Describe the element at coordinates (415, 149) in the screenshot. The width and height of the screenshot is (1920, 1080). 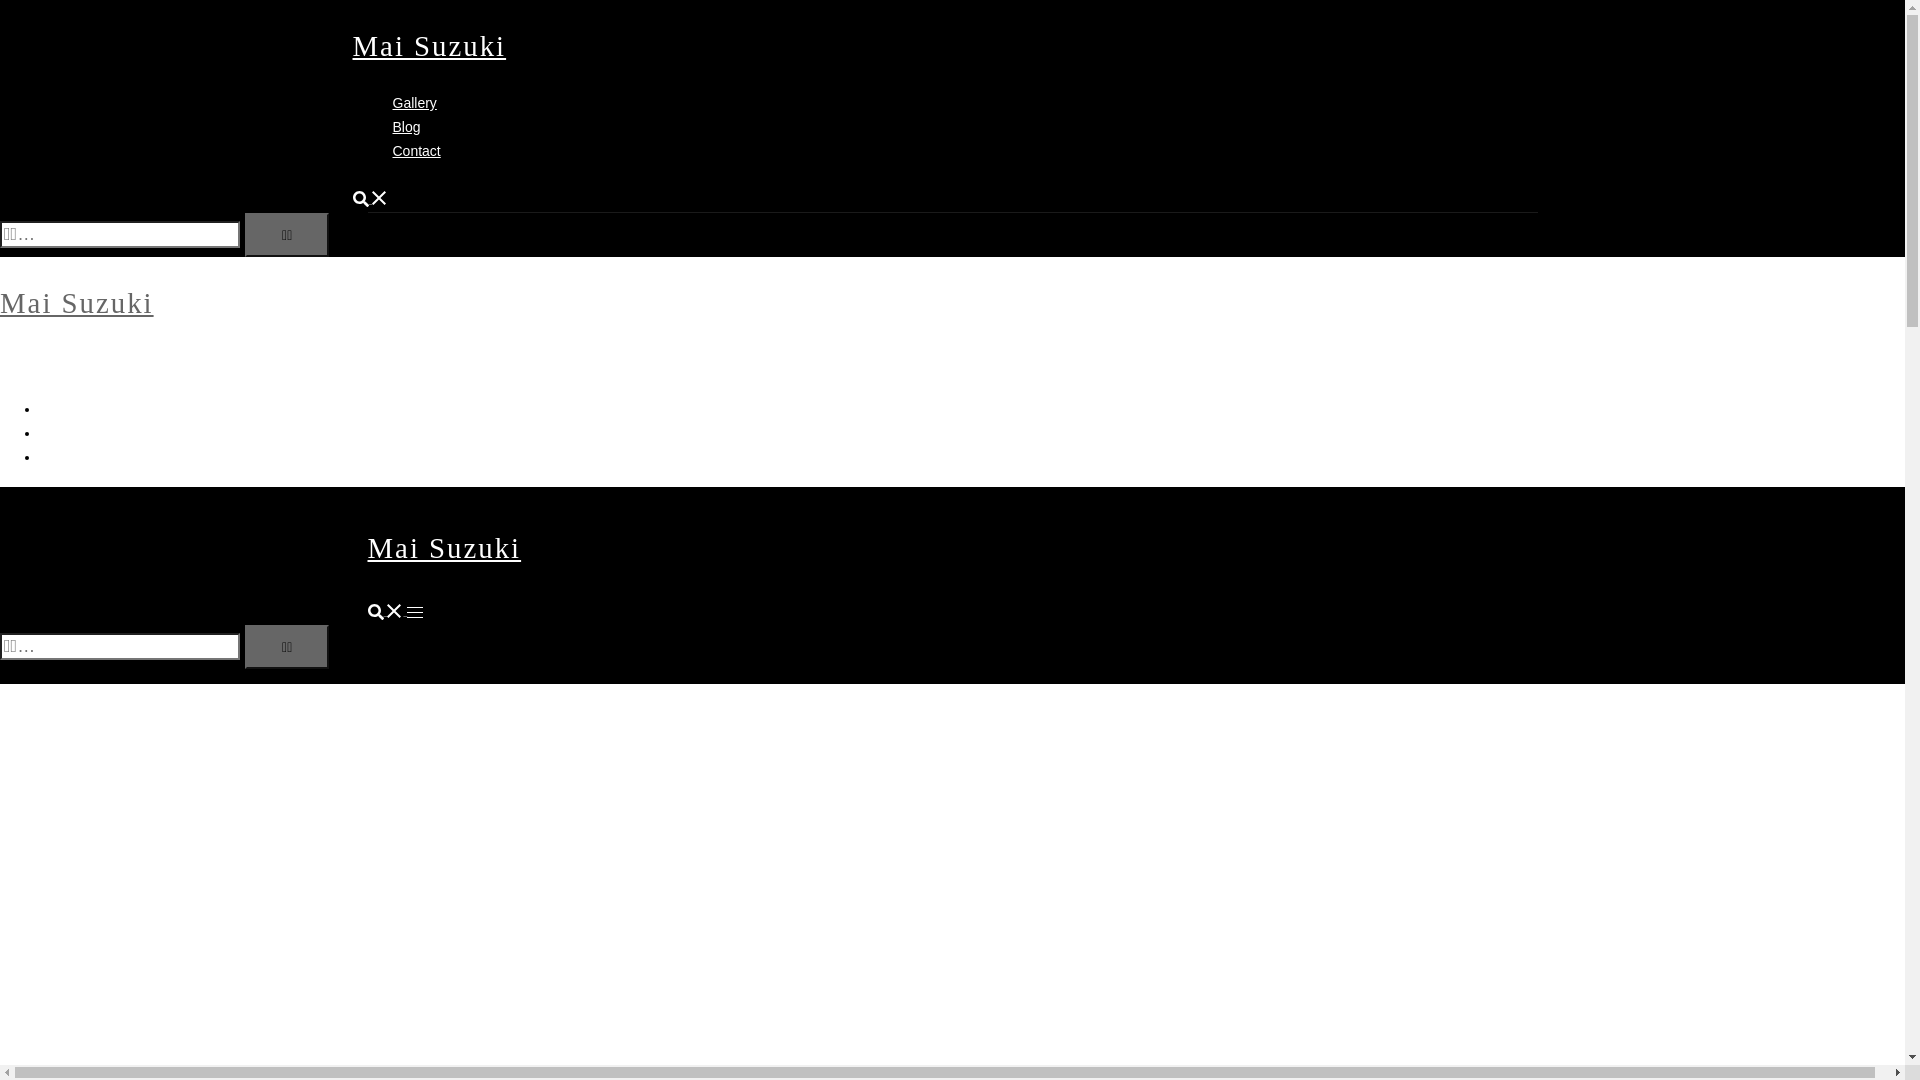
I see `'Contact'` at that location.